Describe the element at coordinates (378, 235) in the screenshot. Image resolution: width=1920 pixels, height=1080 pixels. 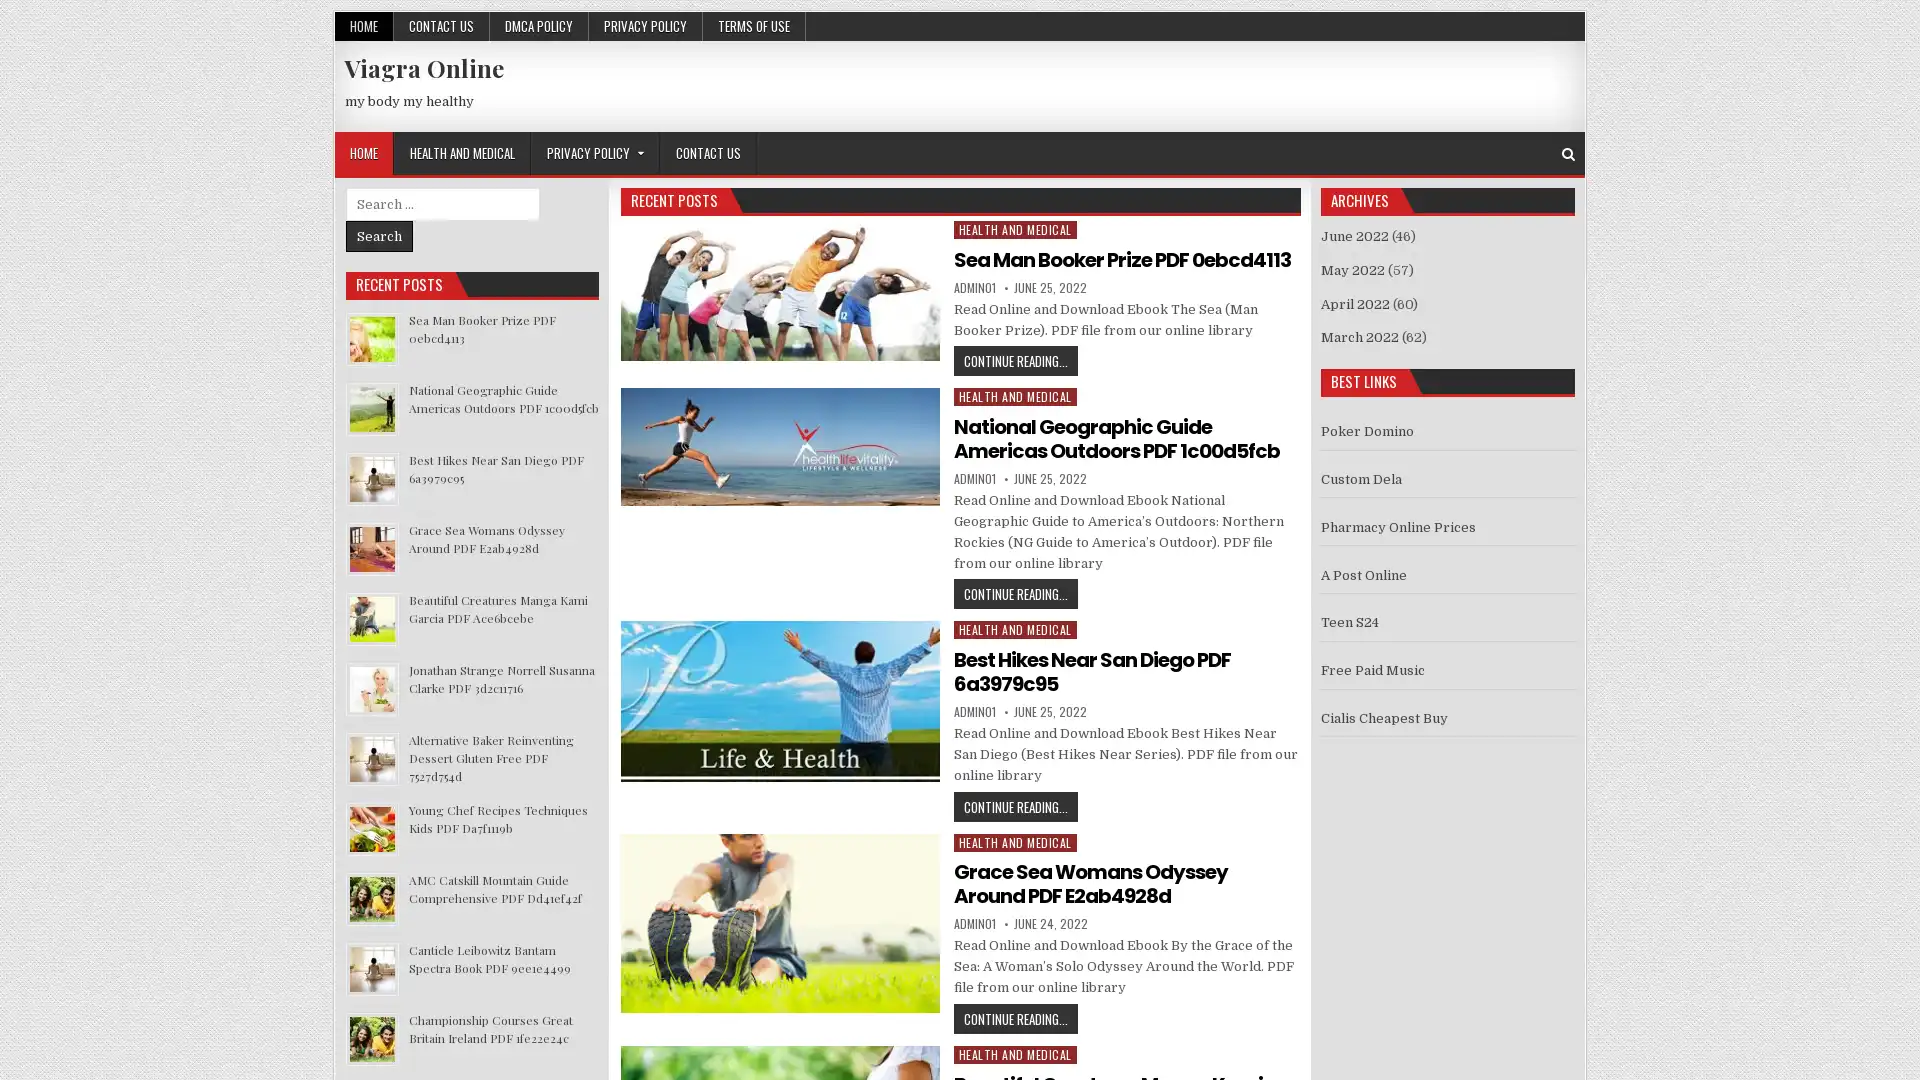
I see `Search` at that location.